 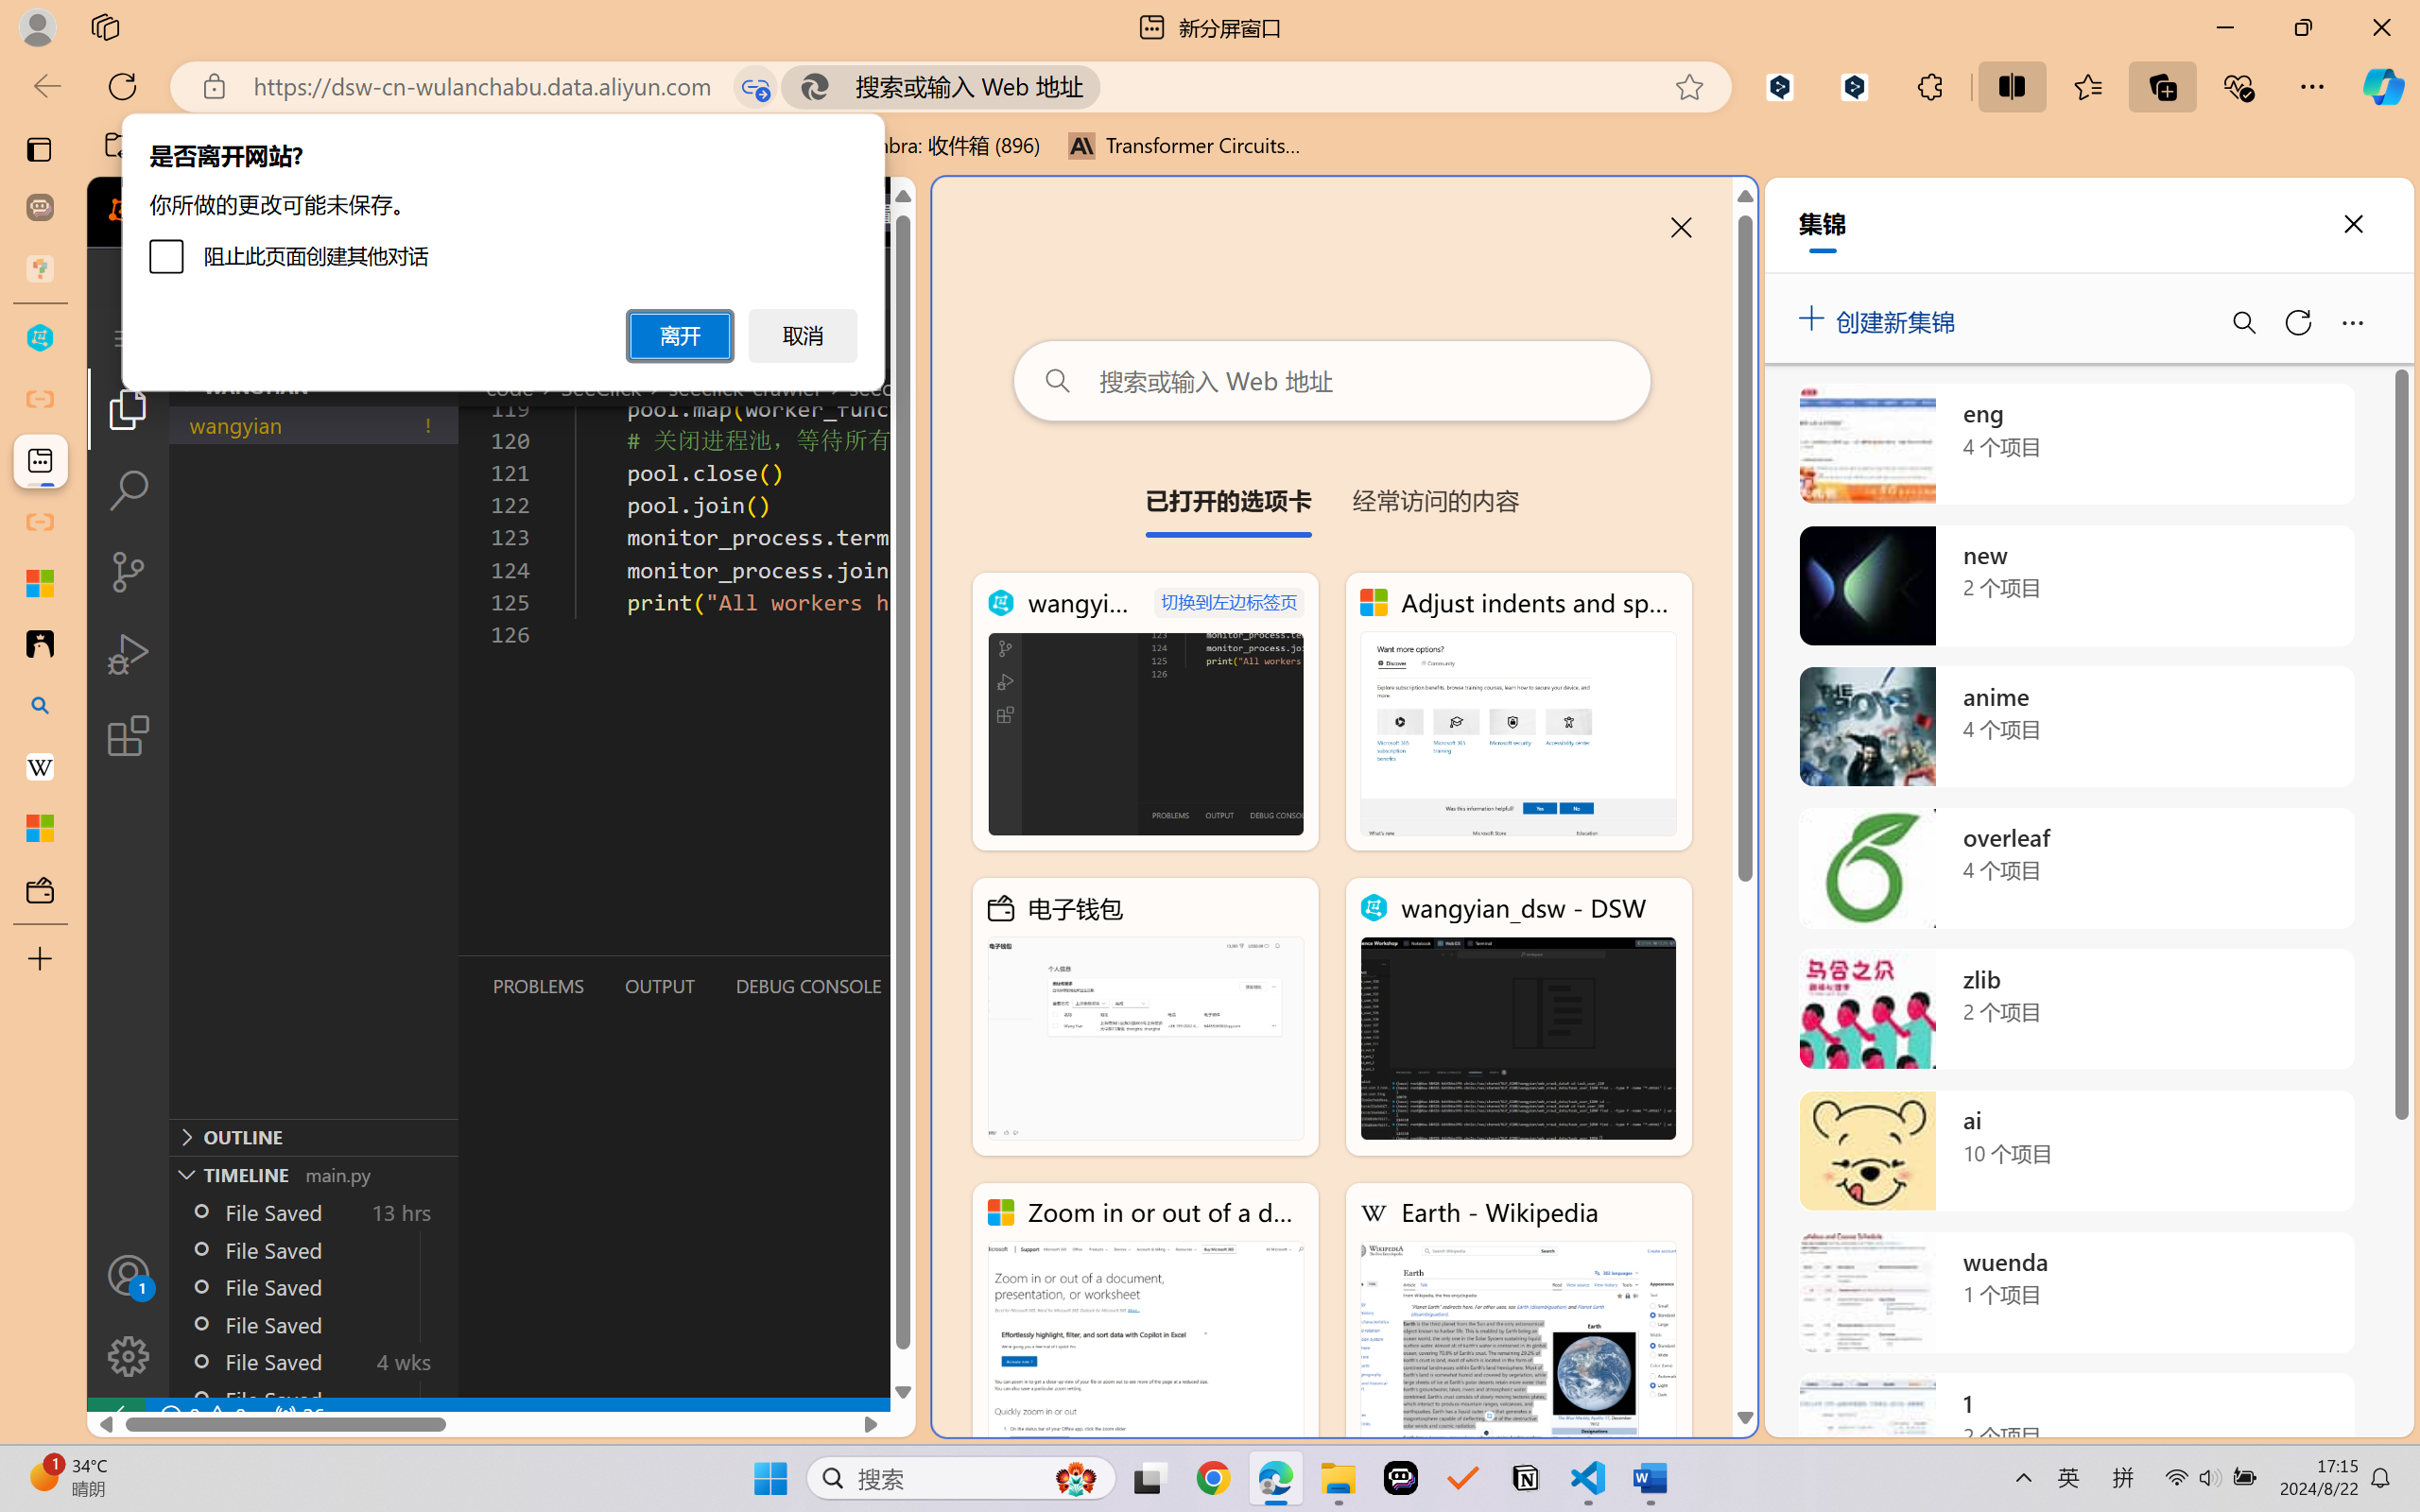 What do you see at coordinates (1517, 1017) in the screenshot?
I see `'wangyian_dsw - DSW'` at bounding box center [1517, 1017].